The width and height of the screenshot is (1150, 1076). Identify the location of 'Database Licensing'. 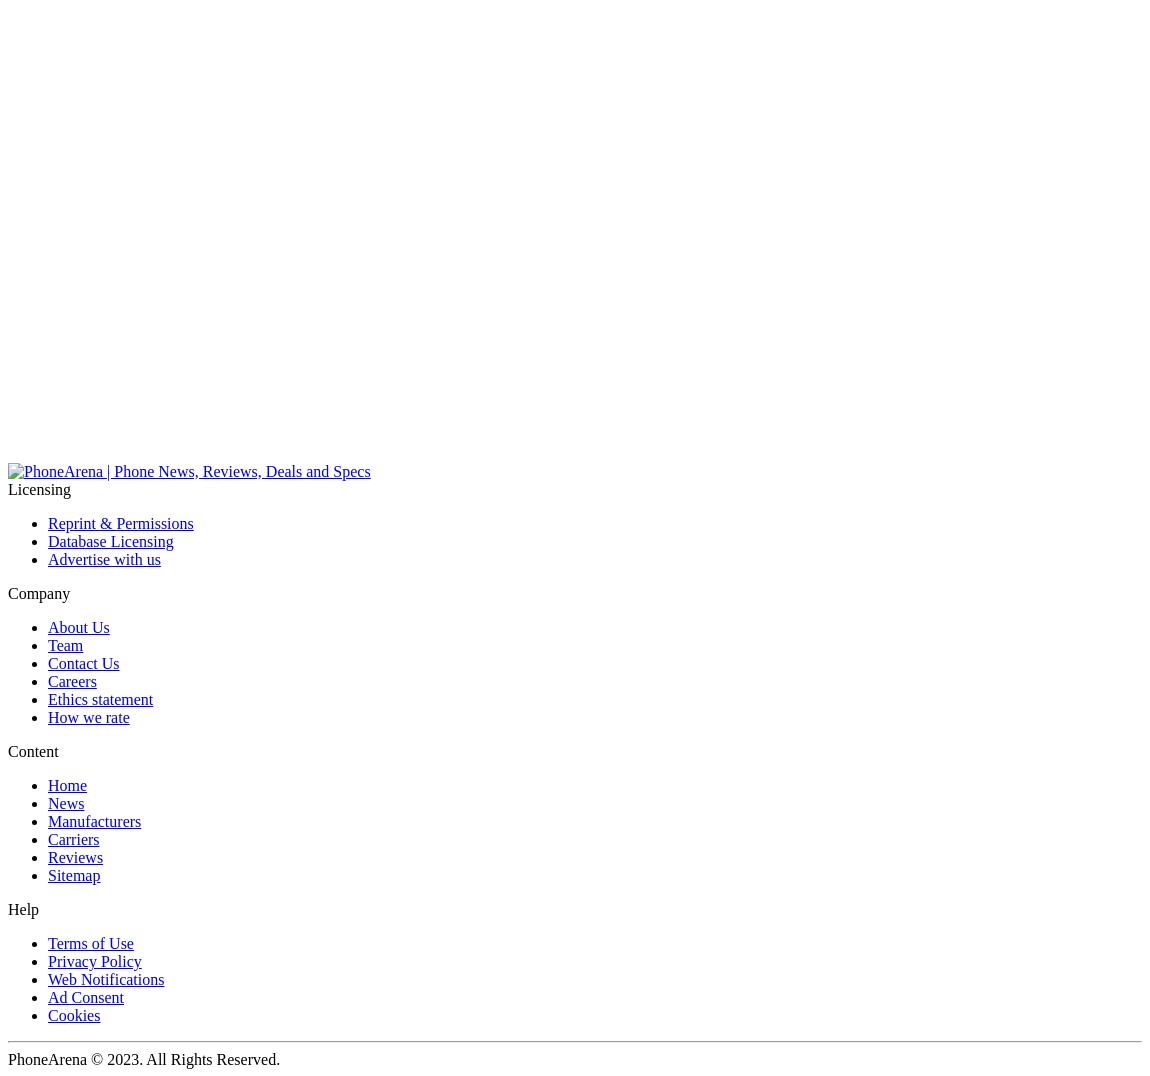
(109, 540).